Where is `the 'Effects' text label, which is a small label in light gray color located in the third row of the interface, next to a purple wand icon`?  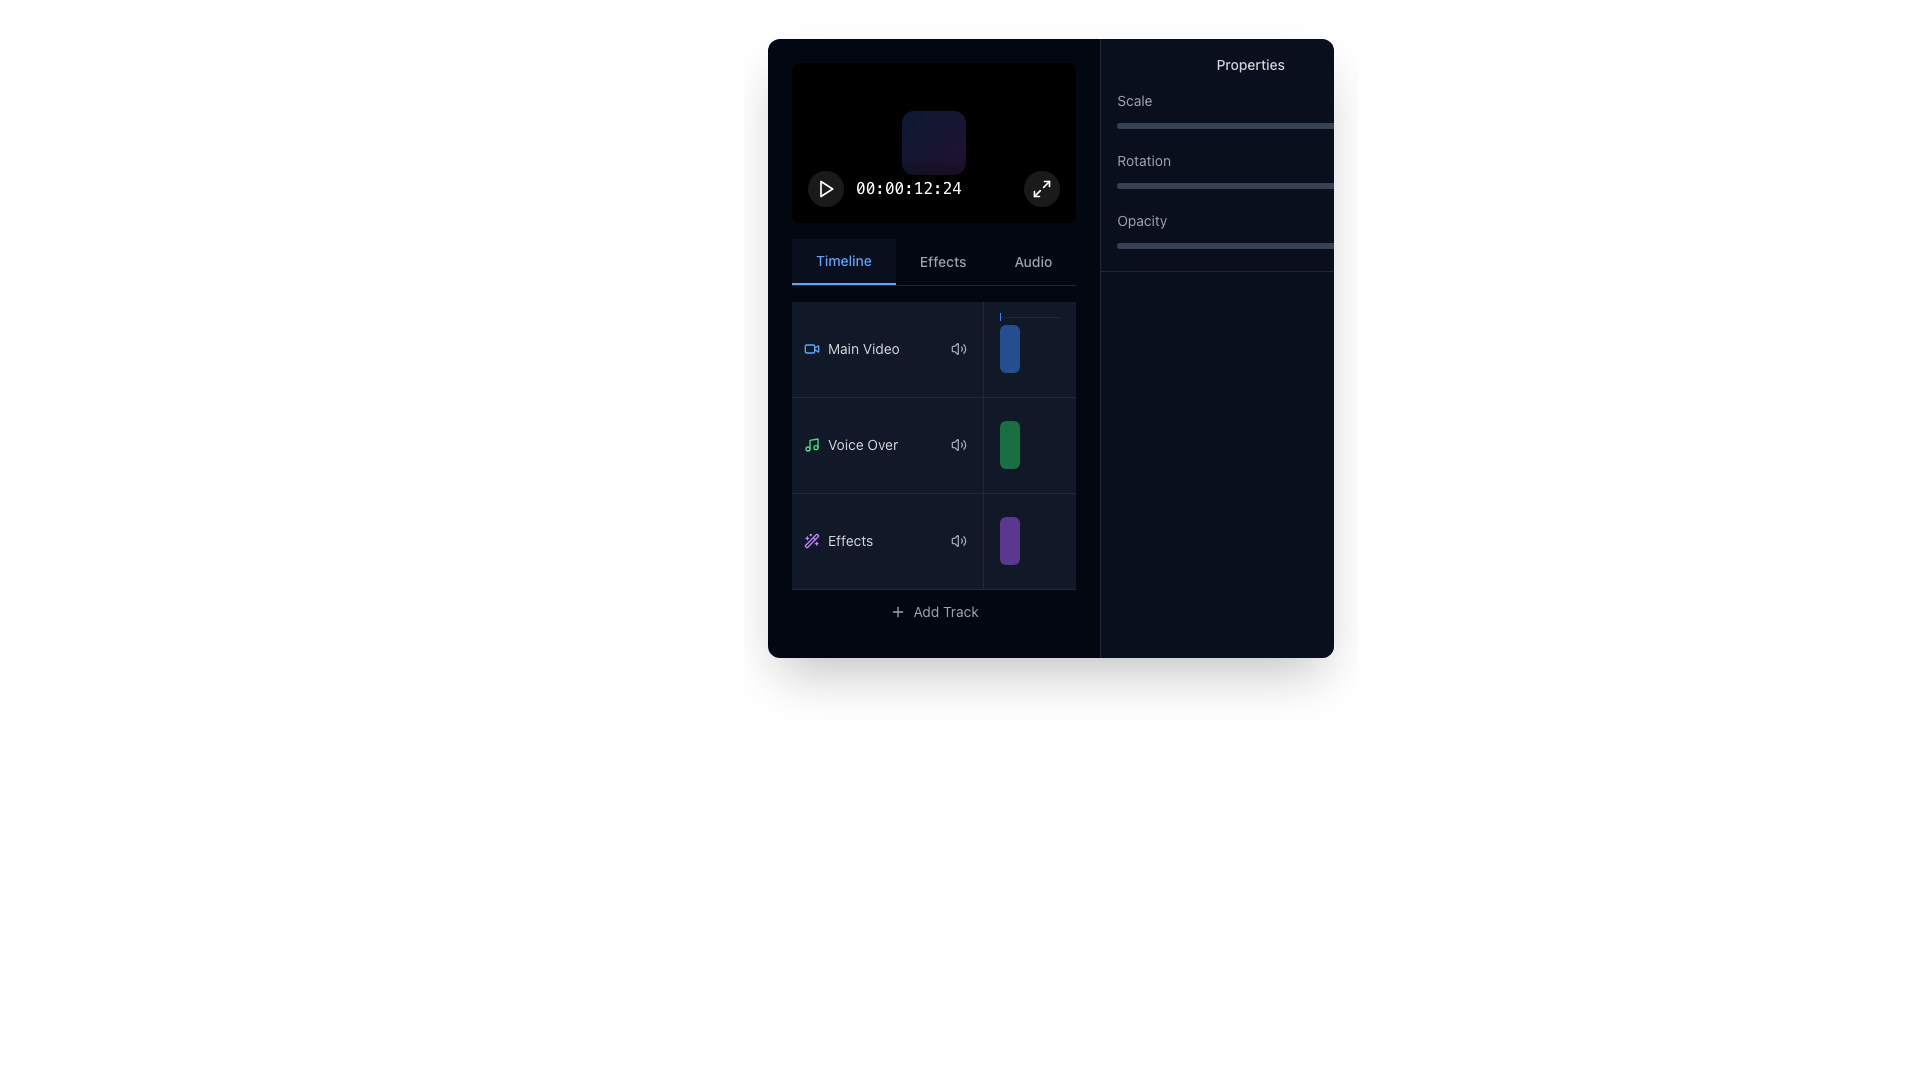
the 'Effects' text label, which is a small label in light gray color located in the third row of the interface, next to a purple wand icon is located at coordinates (850, 541).